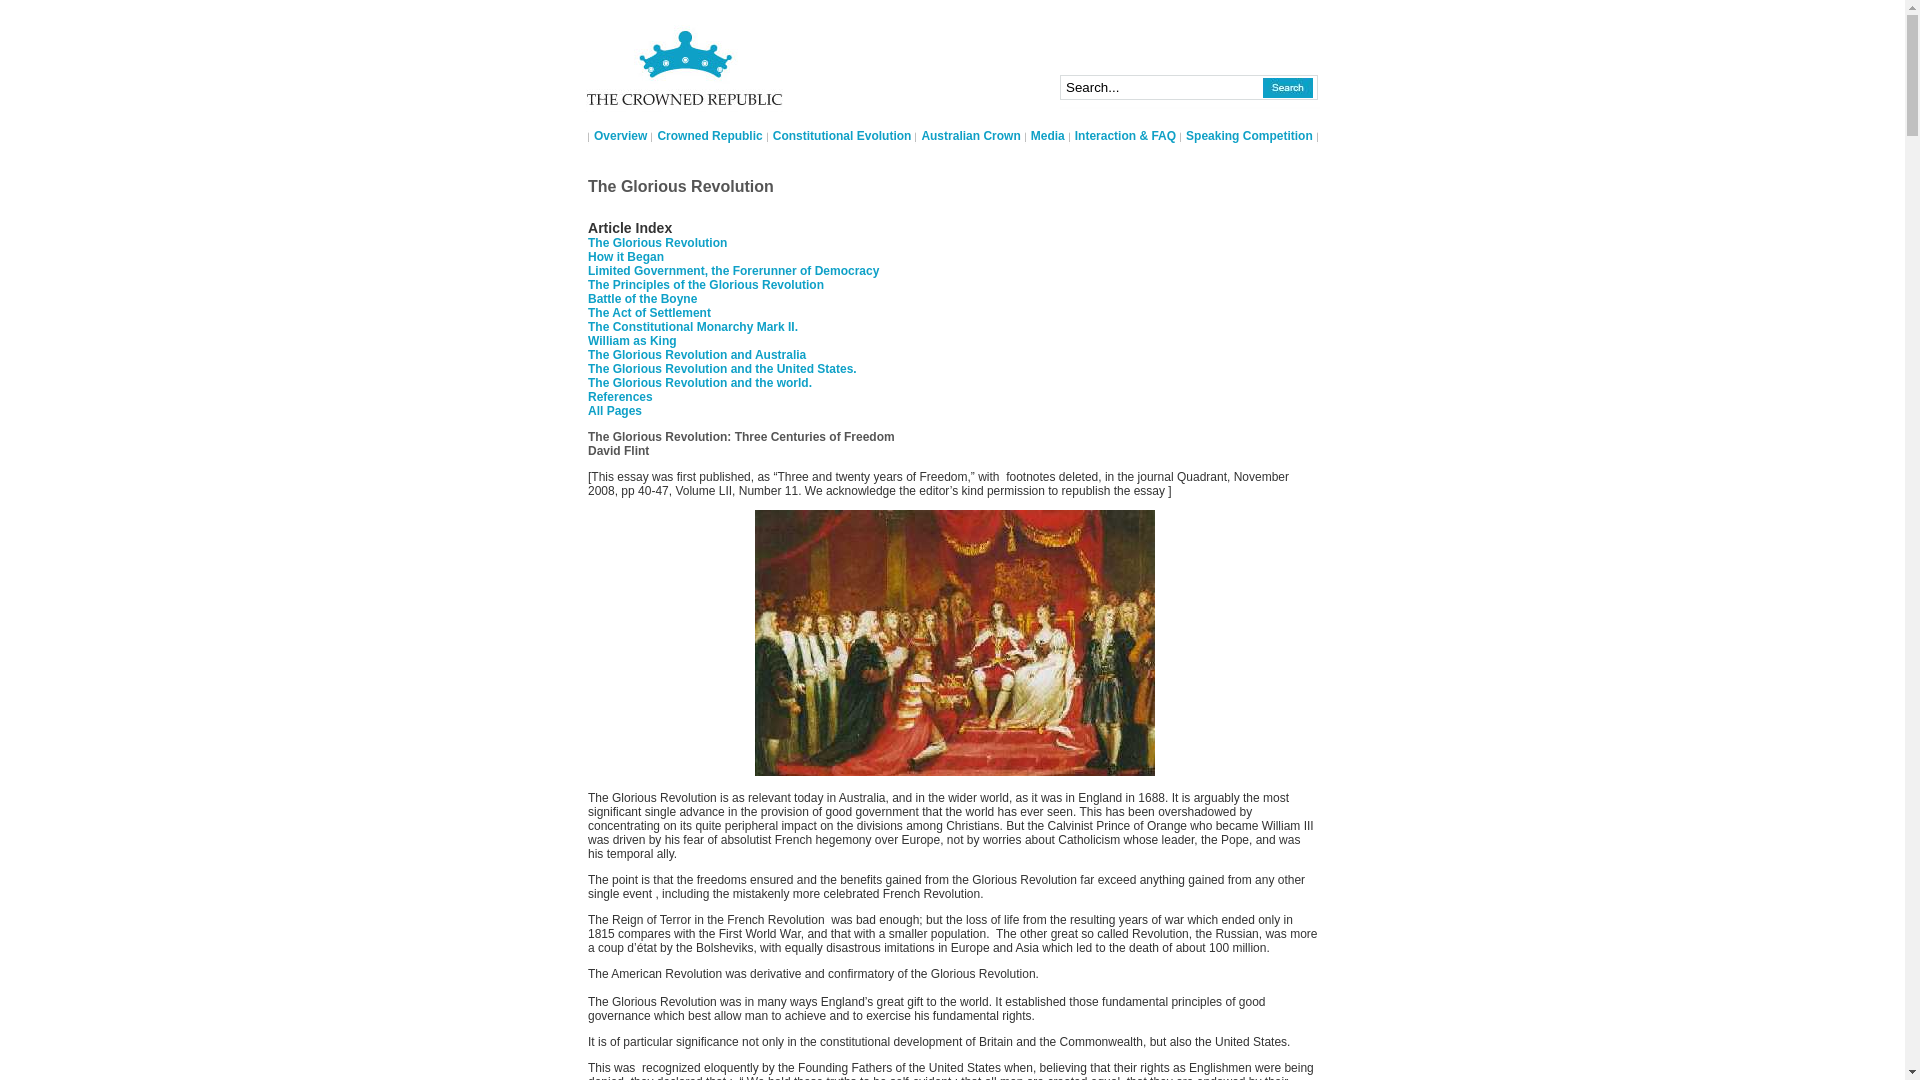 Image resolution: width=1920 pixels, height=1080 pixels. What do you see at coordinates (1046, 135) in the screenshot?
I see `'Media'` at bounding box center [1046, 135].